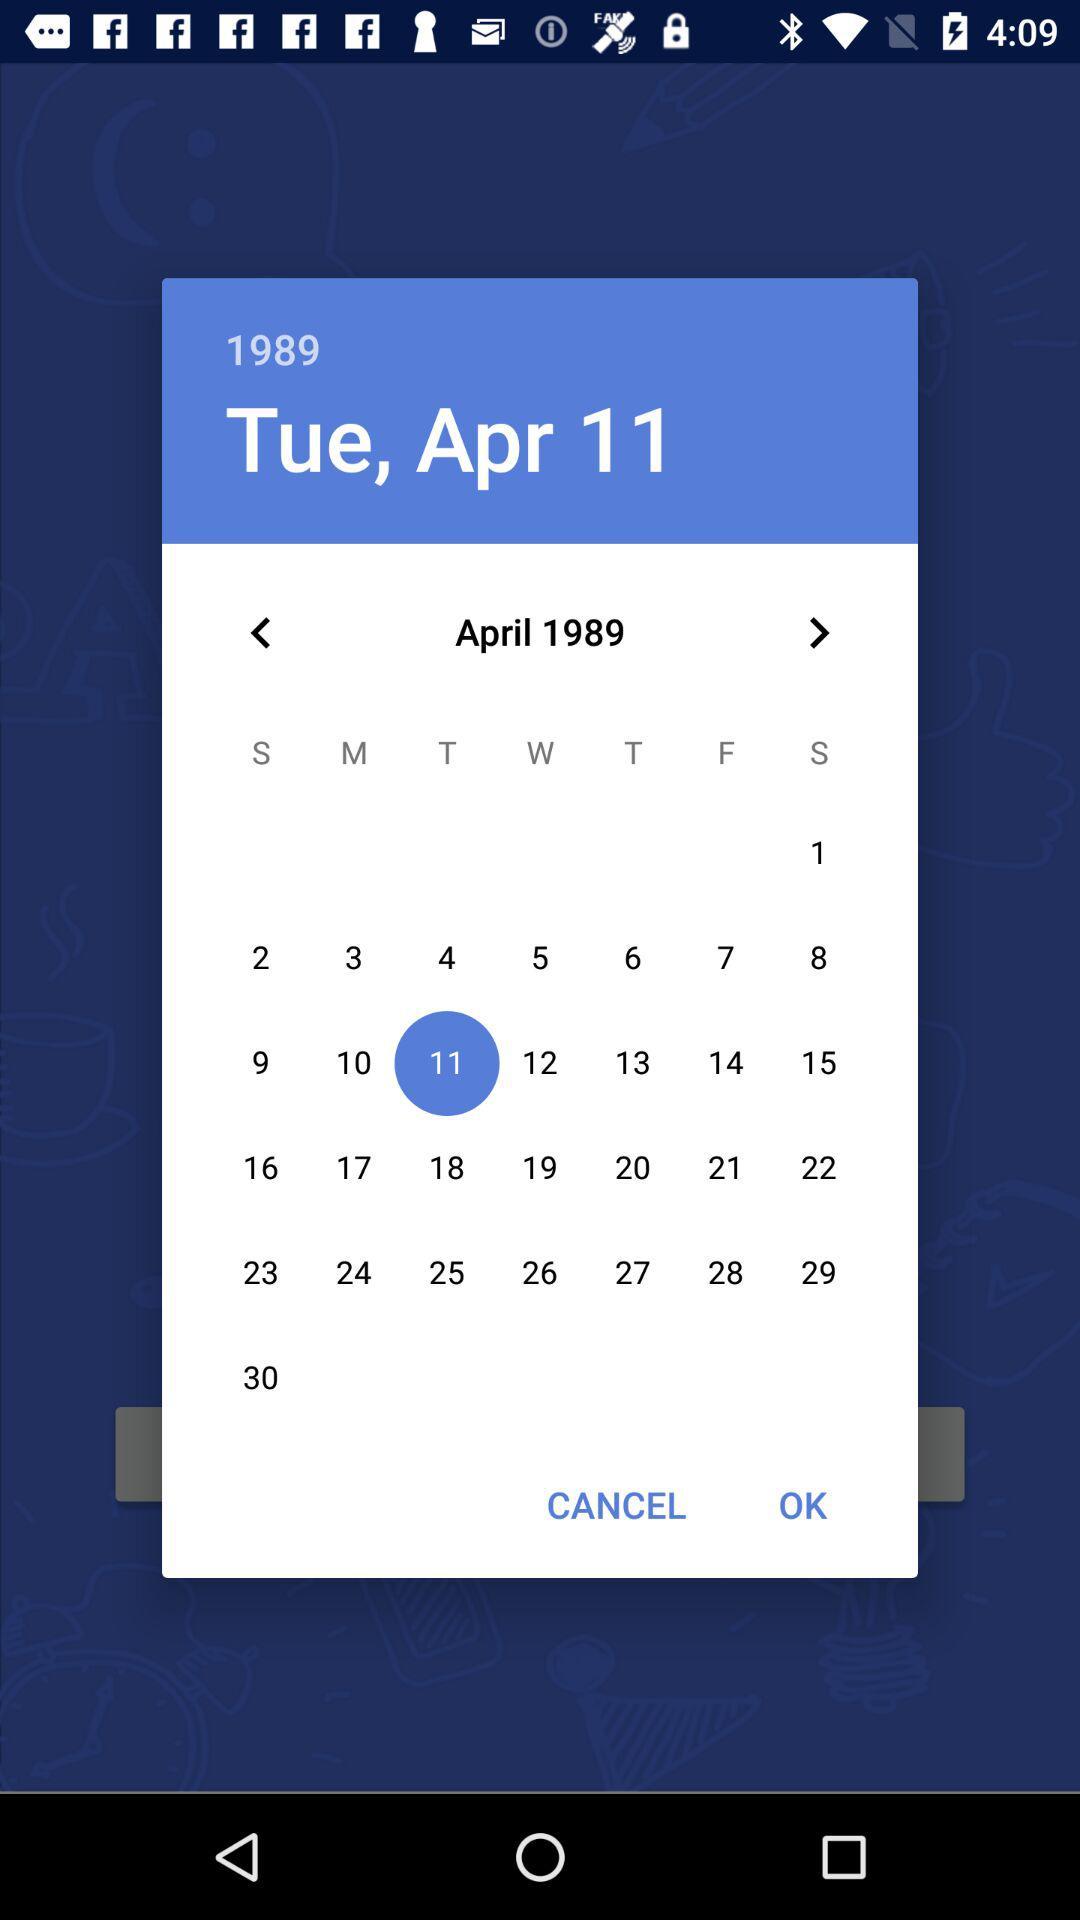 Image resolution: width=1080 pixels, height=1920 pixels. What do you see at coordinates (260, 632) in the screenshot?
I see `the item below the tue, apr 11 icon` at bounding box center [260, 632].